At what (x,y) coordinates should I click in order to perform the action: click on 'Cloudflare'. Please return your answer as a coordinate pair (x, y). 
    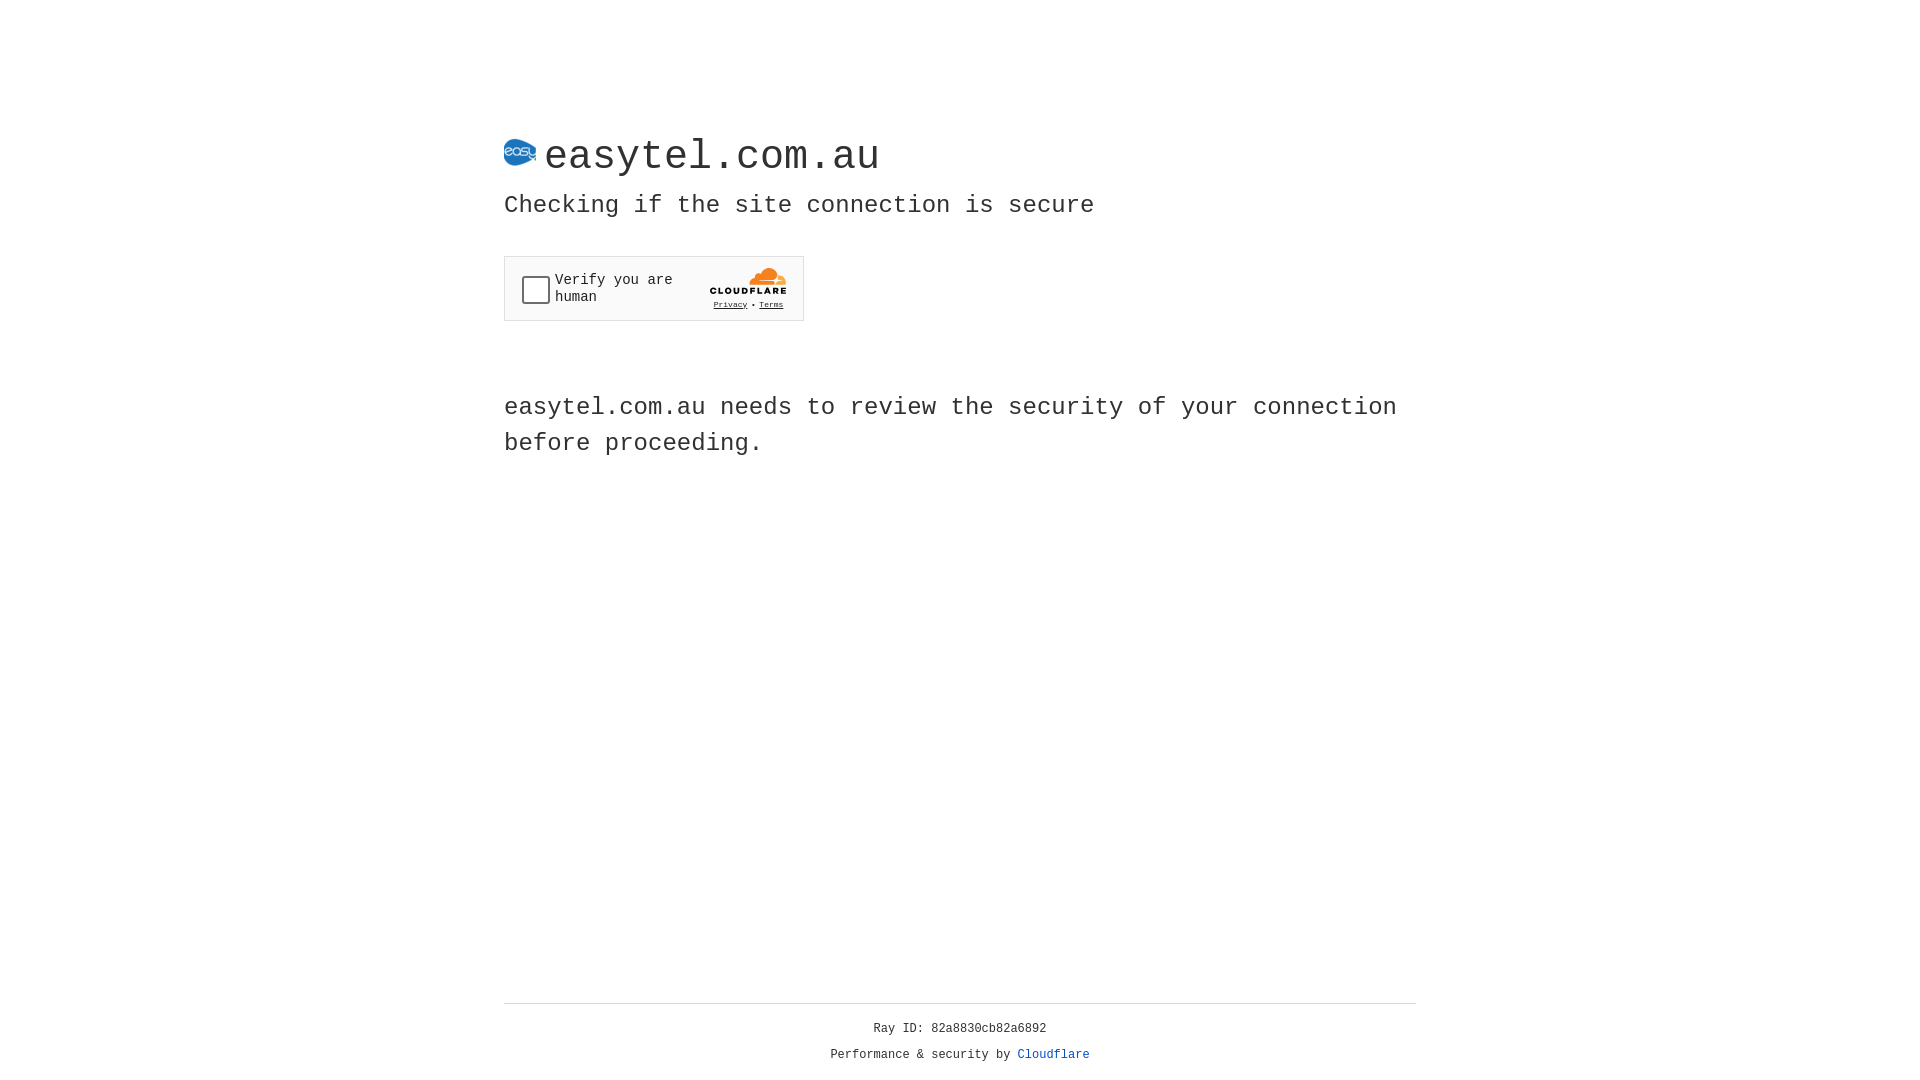
    Looking at the image, I should click on (1053, 1054).